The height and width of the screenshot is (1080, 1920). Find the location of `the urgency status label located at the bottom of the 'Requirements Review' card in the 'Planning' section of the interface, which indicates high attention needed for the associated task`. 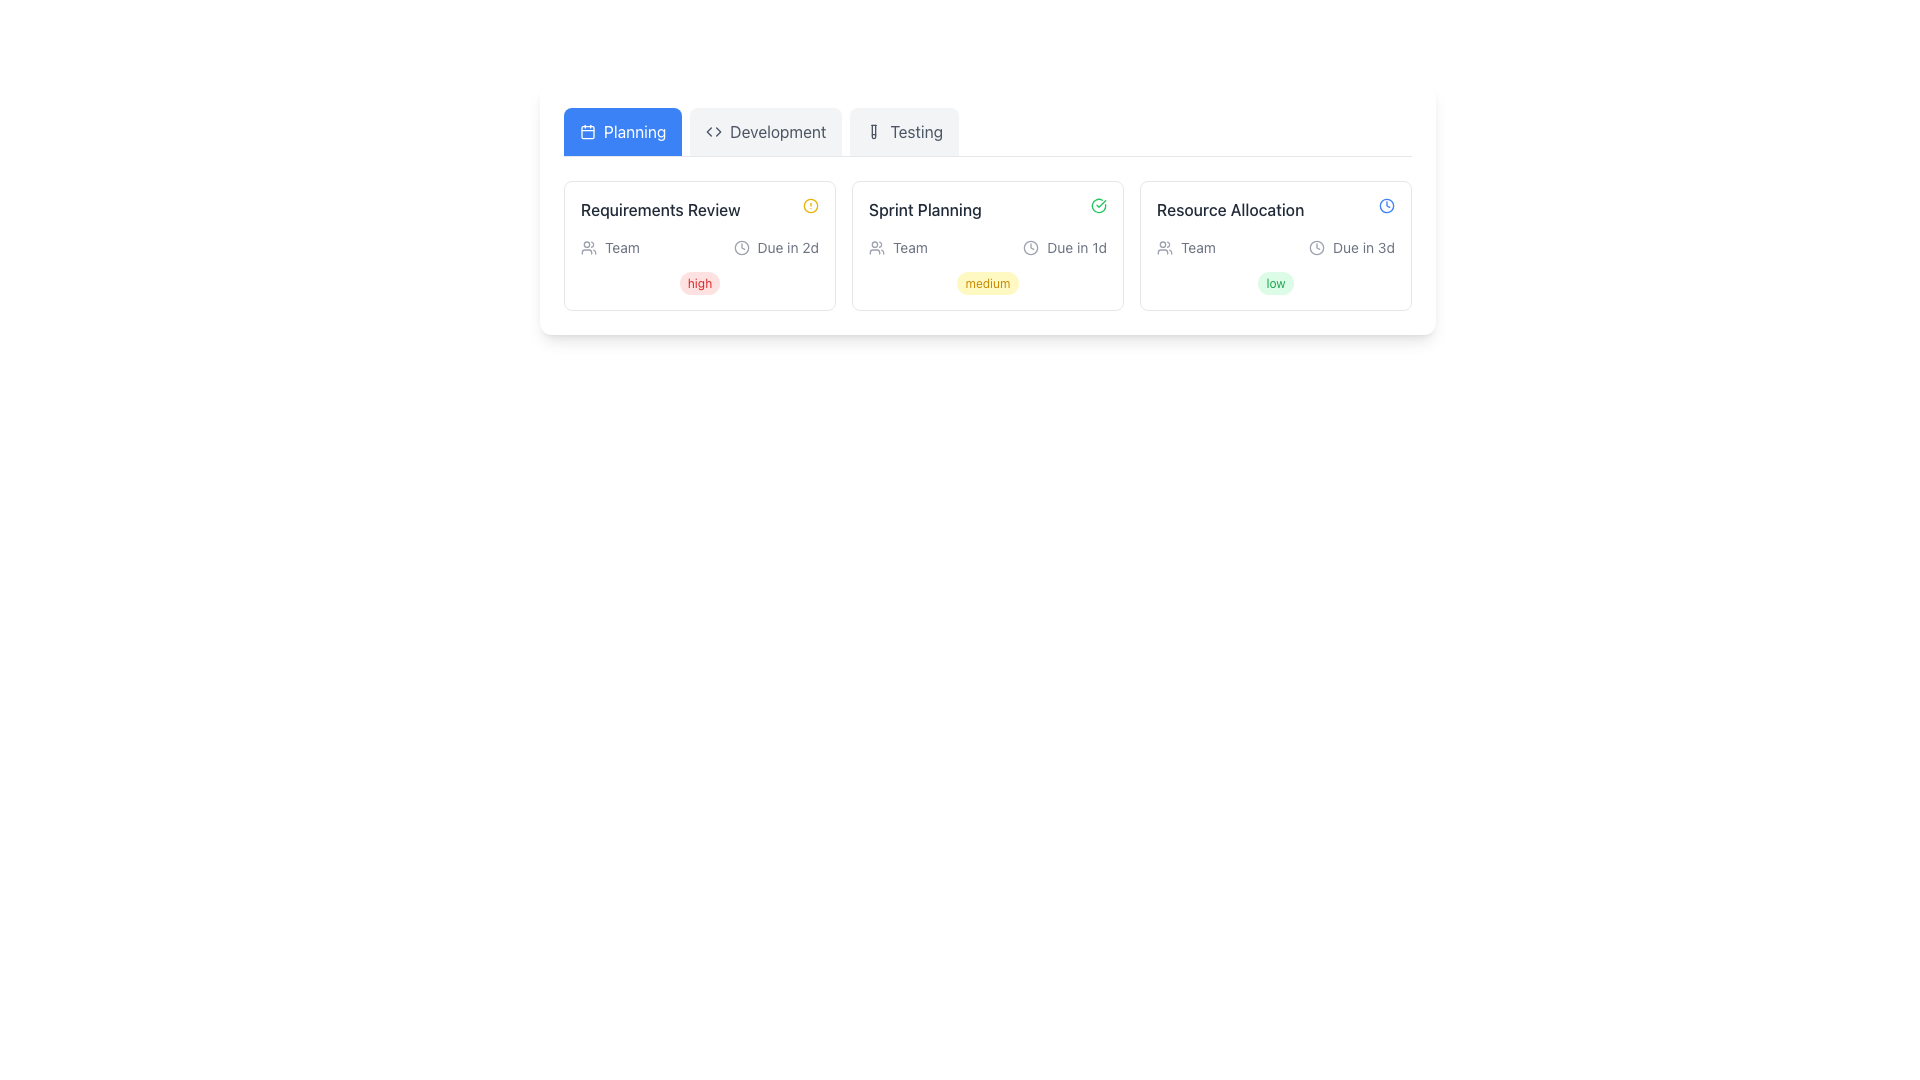

the urgency status label located at the bottom of the 'Requirements Review' card in the 'Planning' section of the interface, which indicates high attention needed for the associated task is located at coordinates (700, 281).